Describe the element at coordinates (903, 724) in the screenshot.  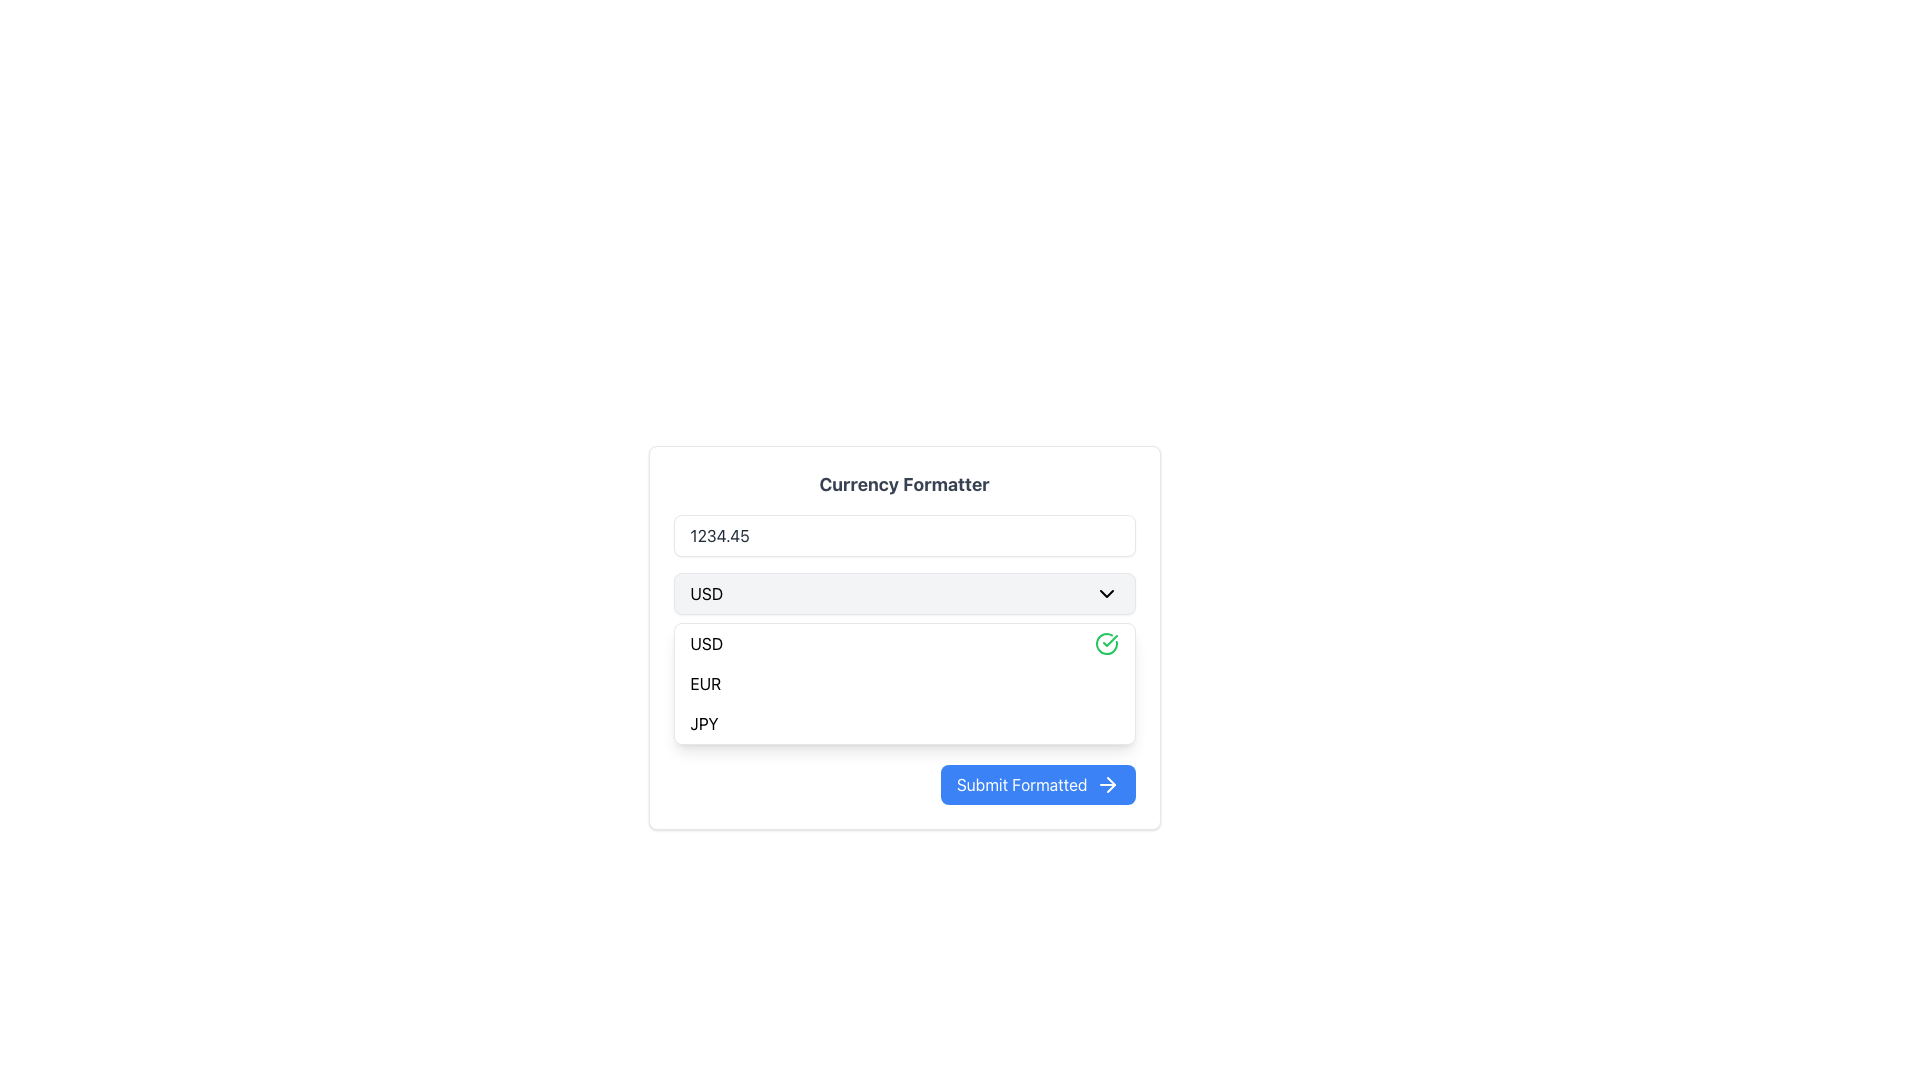
I see `the selectable option for 'JPY' in the dropdown menu` at that location.